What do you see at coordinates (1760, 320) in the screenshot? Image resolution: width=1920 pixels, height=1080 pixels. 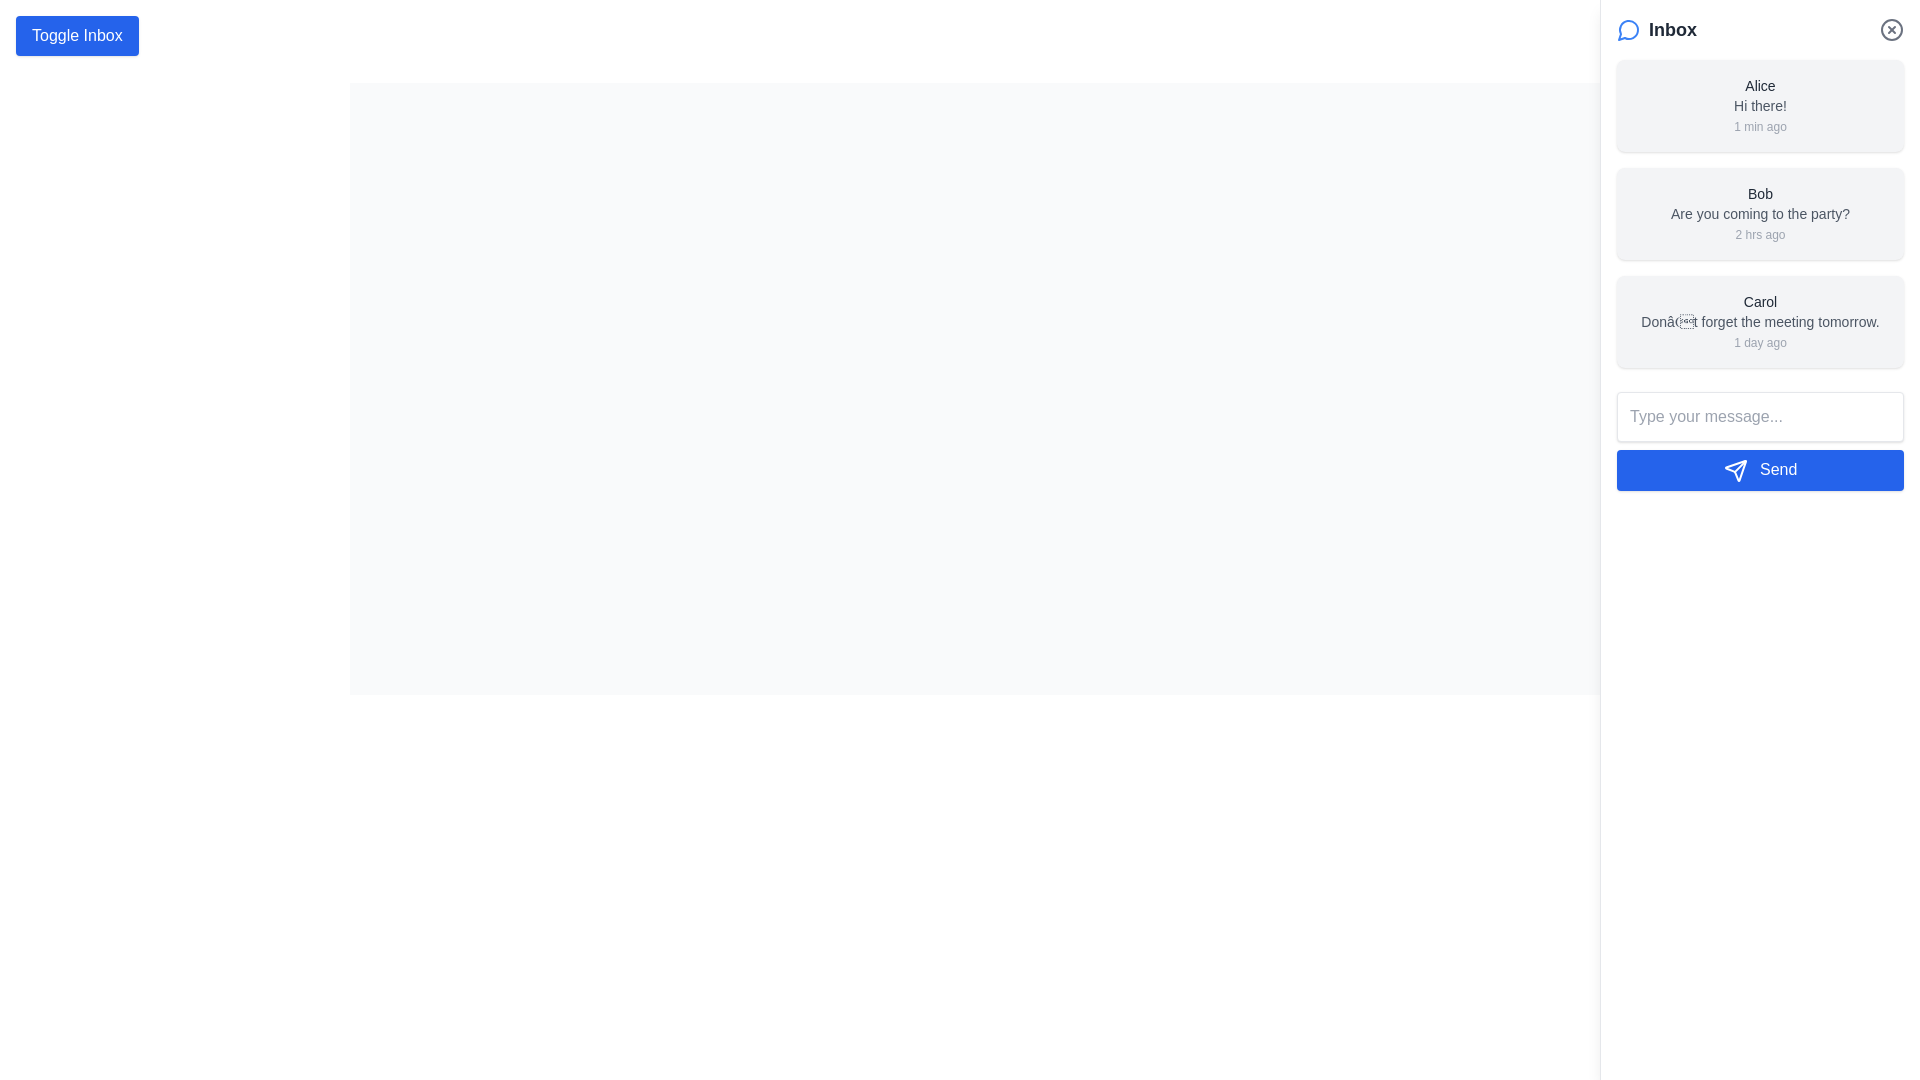 I see `the text label displaying the message content from 'Carol' in the chat conversation, located below the sender's name and above the timestamp` at bounding box center [1760, 320].